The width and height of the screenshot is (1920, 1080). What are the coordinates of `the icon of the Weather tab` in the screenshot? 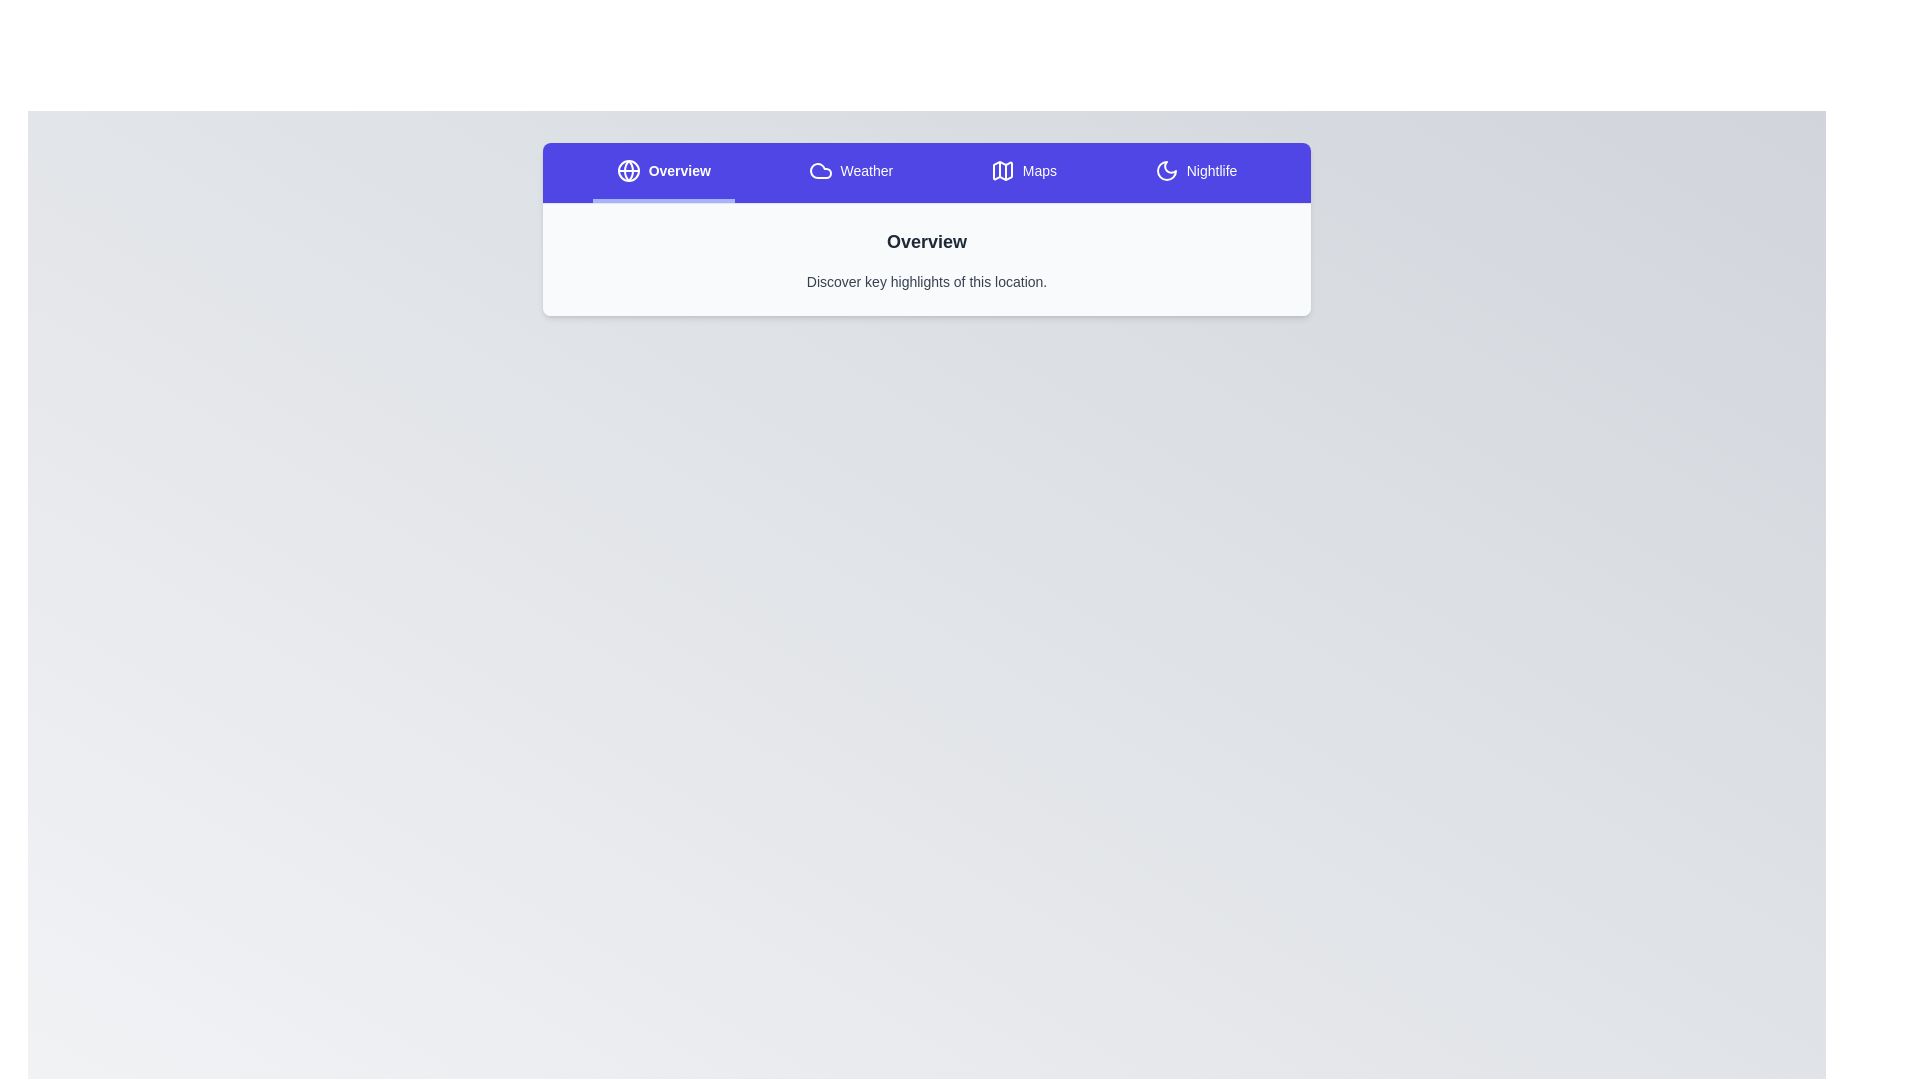 It's located at (820, 169).